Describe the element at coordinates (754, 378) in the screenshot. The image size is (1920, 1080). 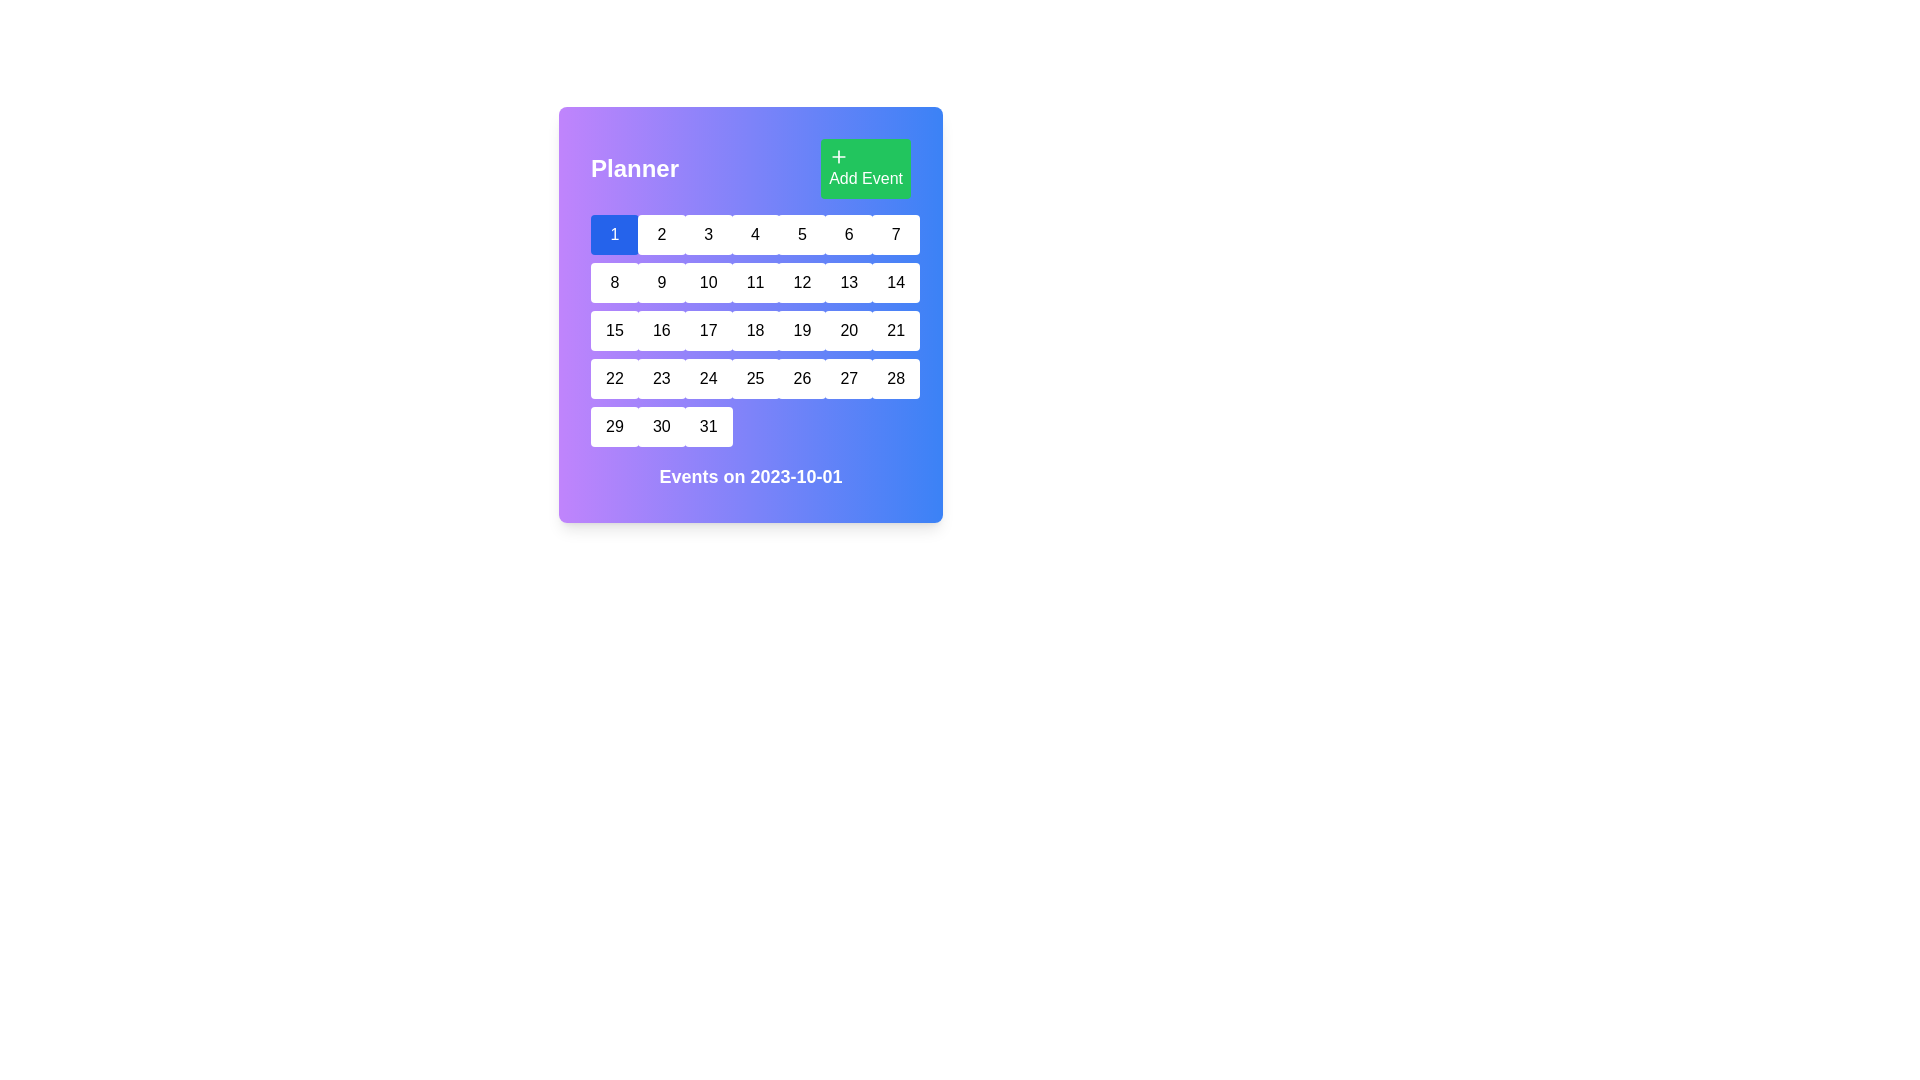
I see `the button representing day '25' in the calendar` at that location.